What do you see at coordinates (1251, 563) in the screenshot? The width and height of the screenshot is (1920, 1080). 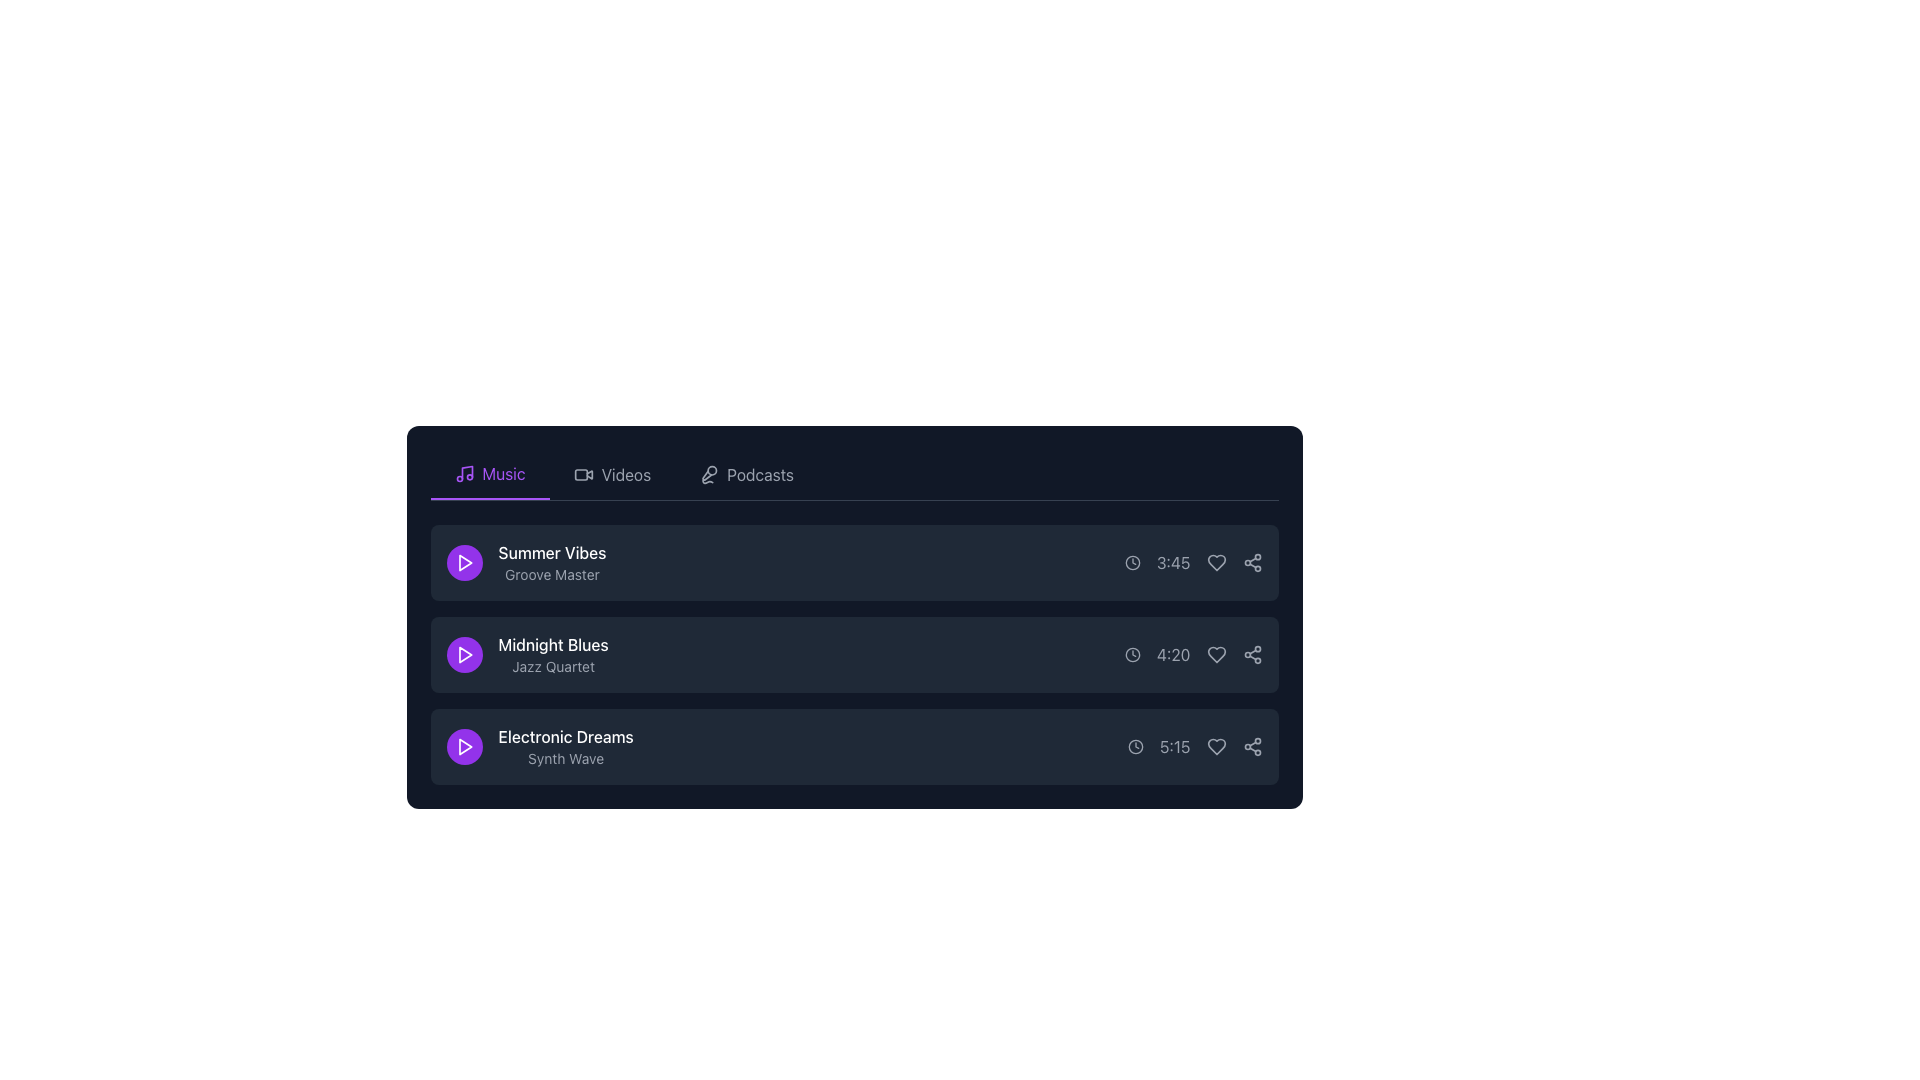 I see `the interactive share icon, styled in light gray with a hover effect that changes to purple, located as the last item in the 'Summer Vibes' row` at bounding box center [1251, 563].